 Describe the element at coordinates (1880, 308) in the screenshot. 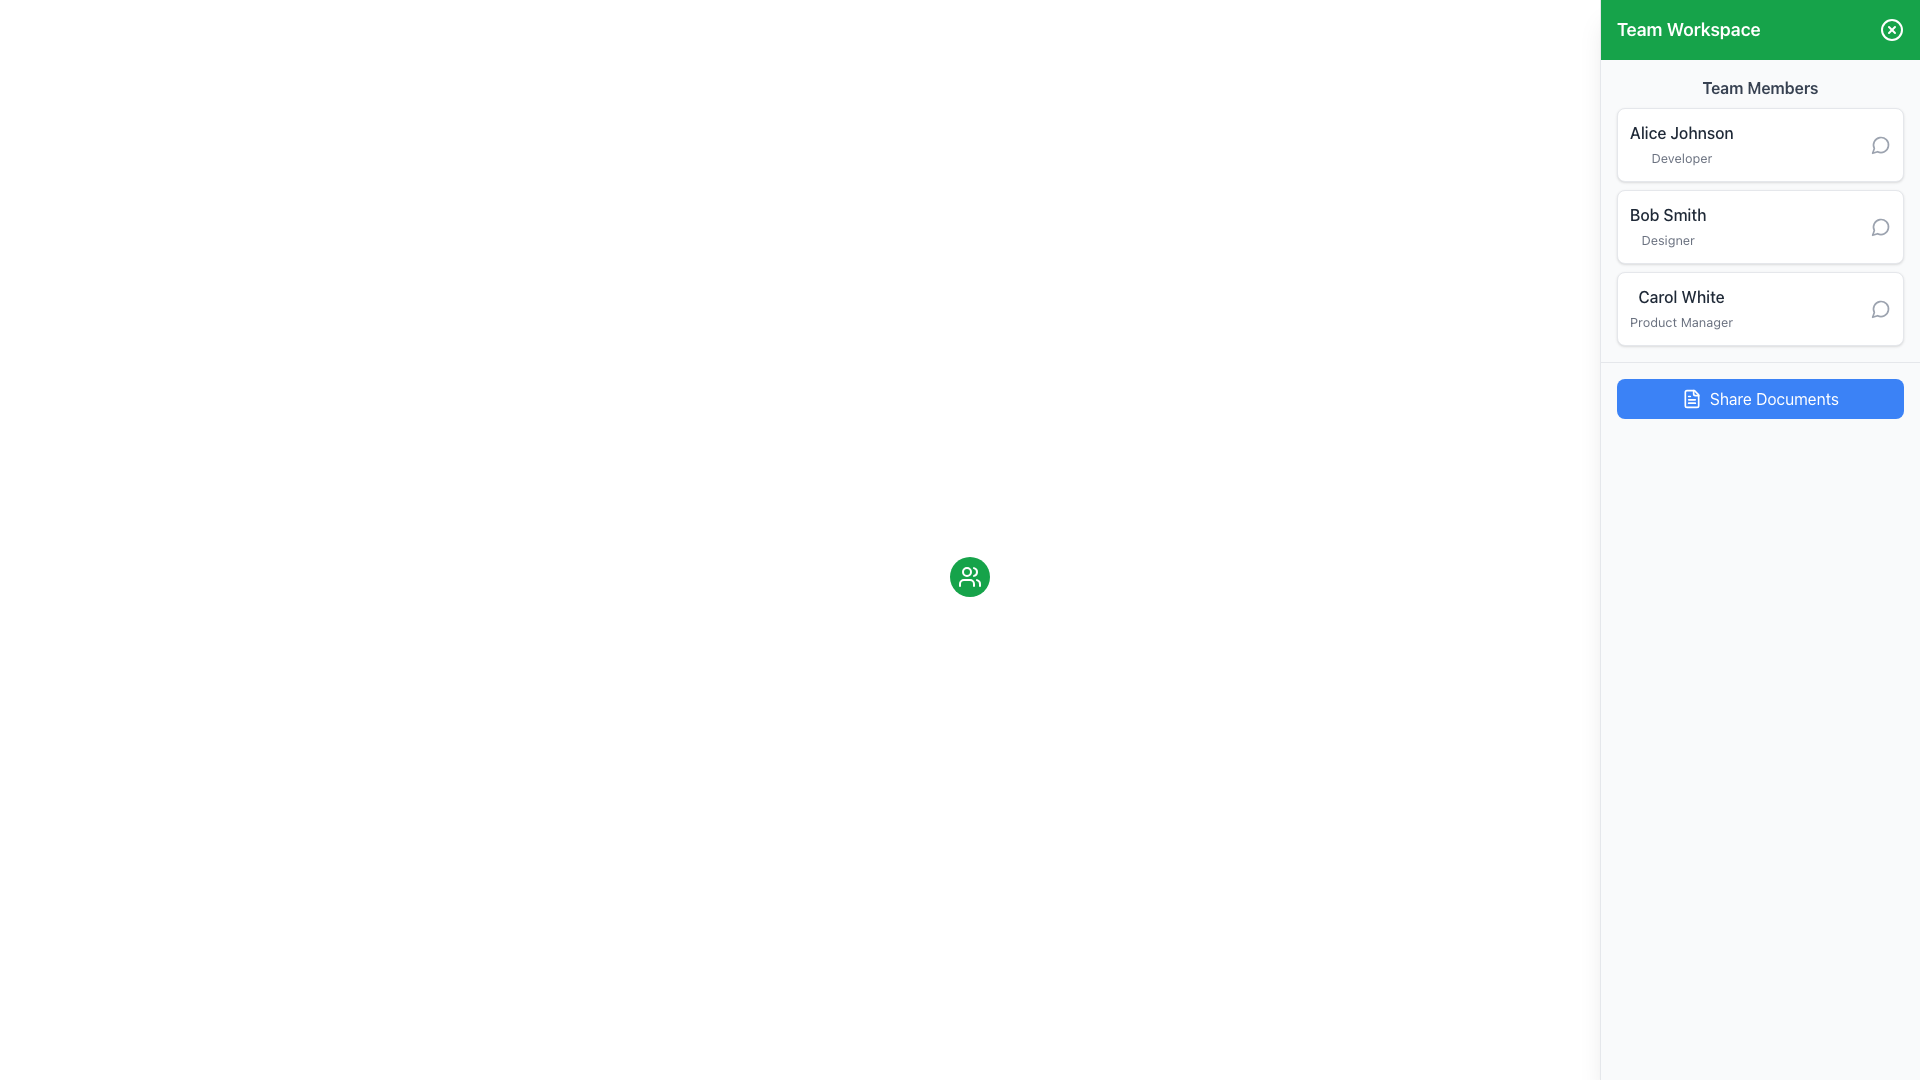

I see `the Icon Button located to the right of 'Carol White' and 'Product Manager' in the 'Team Members' section to initiate a conversation or view messages` at that location.